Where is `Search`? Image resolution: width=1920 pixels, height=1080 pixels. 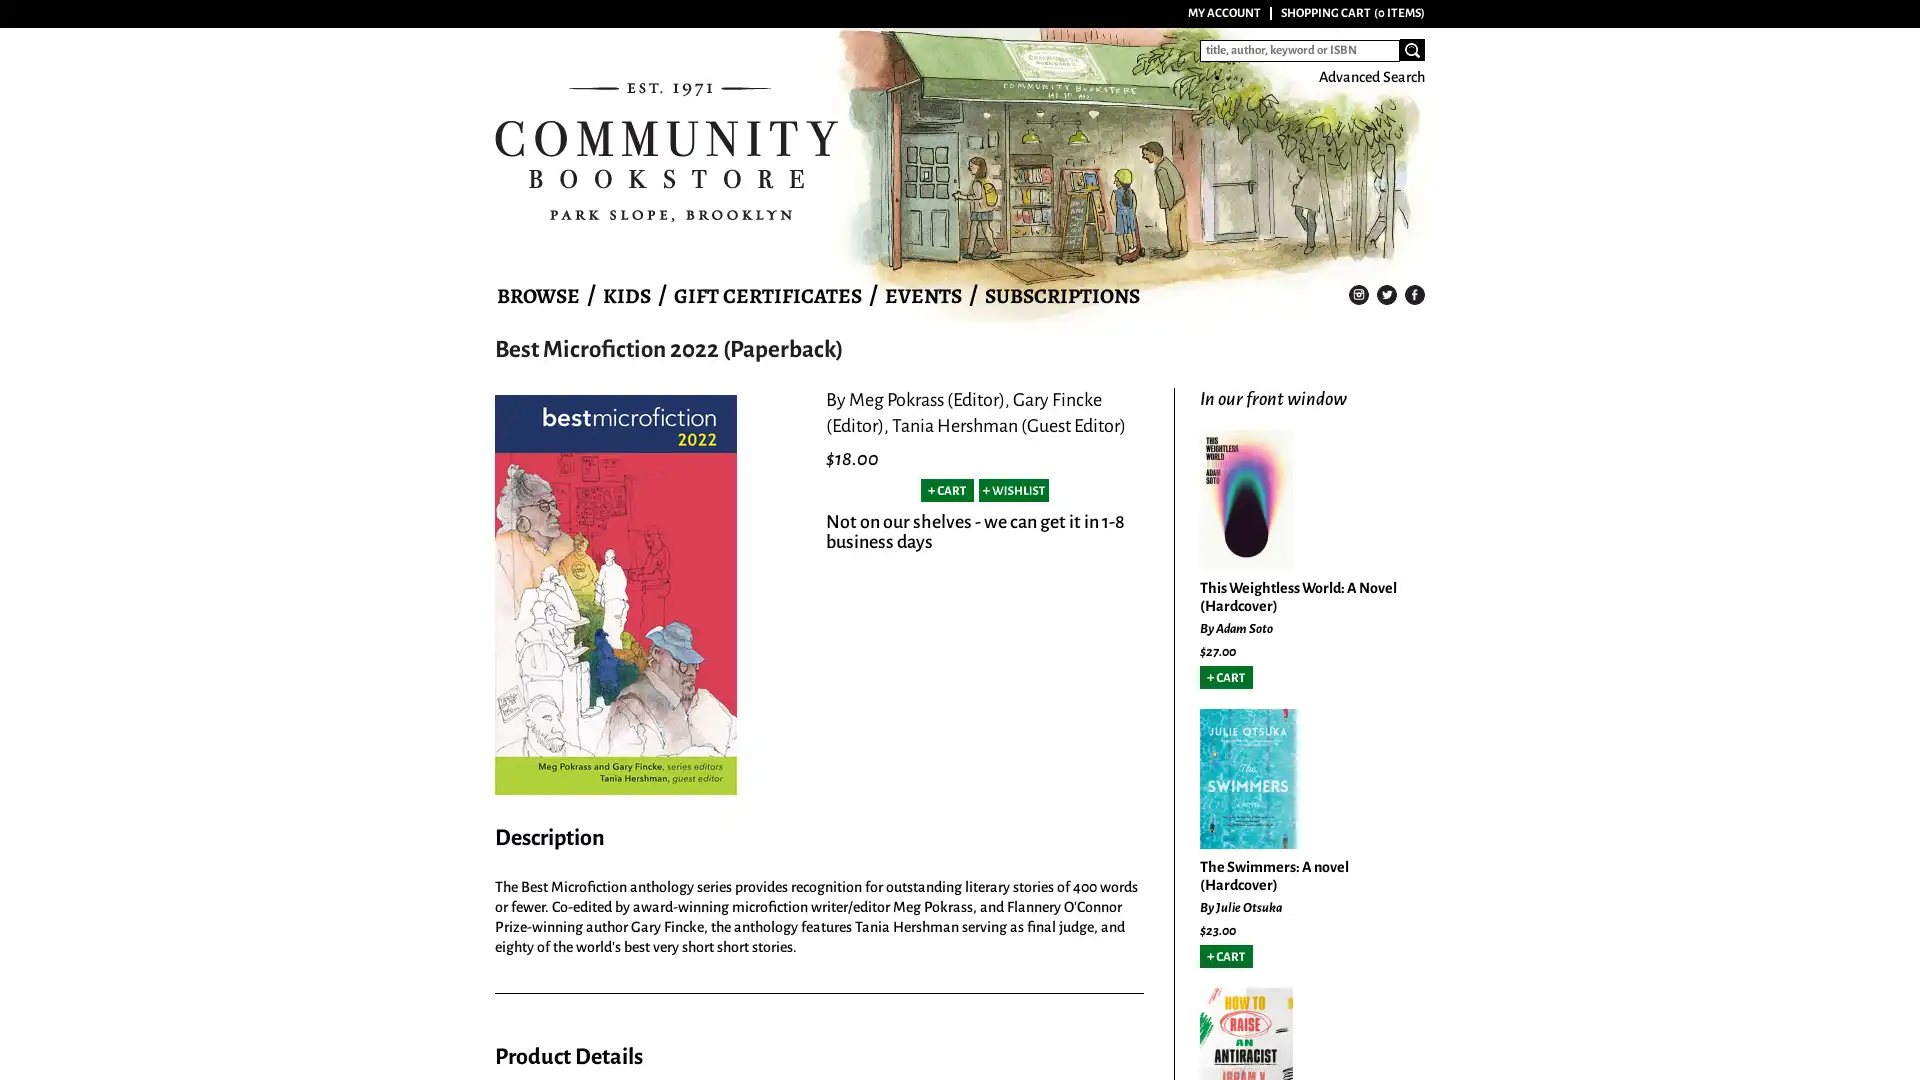
Search is located at coordinates (1411, 49).